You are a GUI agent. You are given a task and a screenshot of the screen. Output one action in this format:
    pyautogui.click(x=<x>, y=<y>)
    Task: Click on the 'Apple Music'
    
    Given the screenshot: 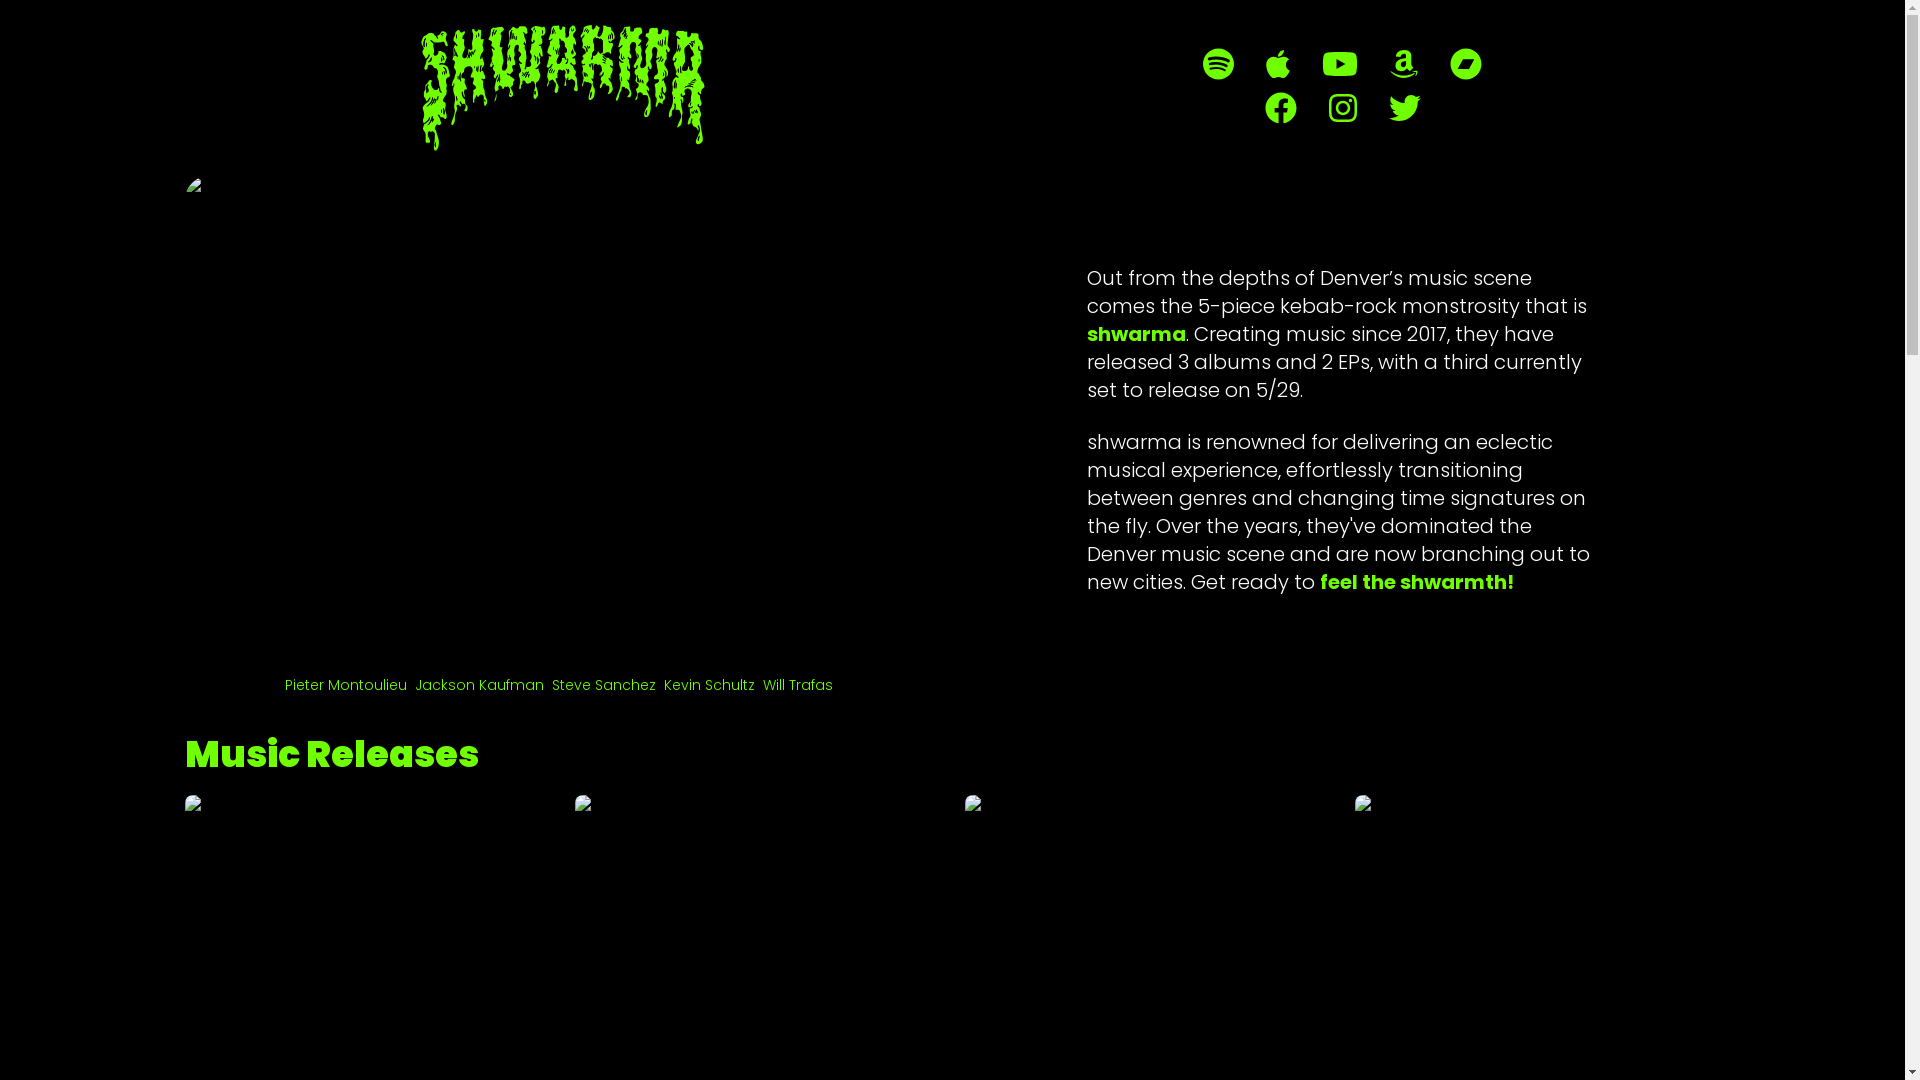 What is the action you would take?
    pyautogui.click(x=1276, y=63)
    